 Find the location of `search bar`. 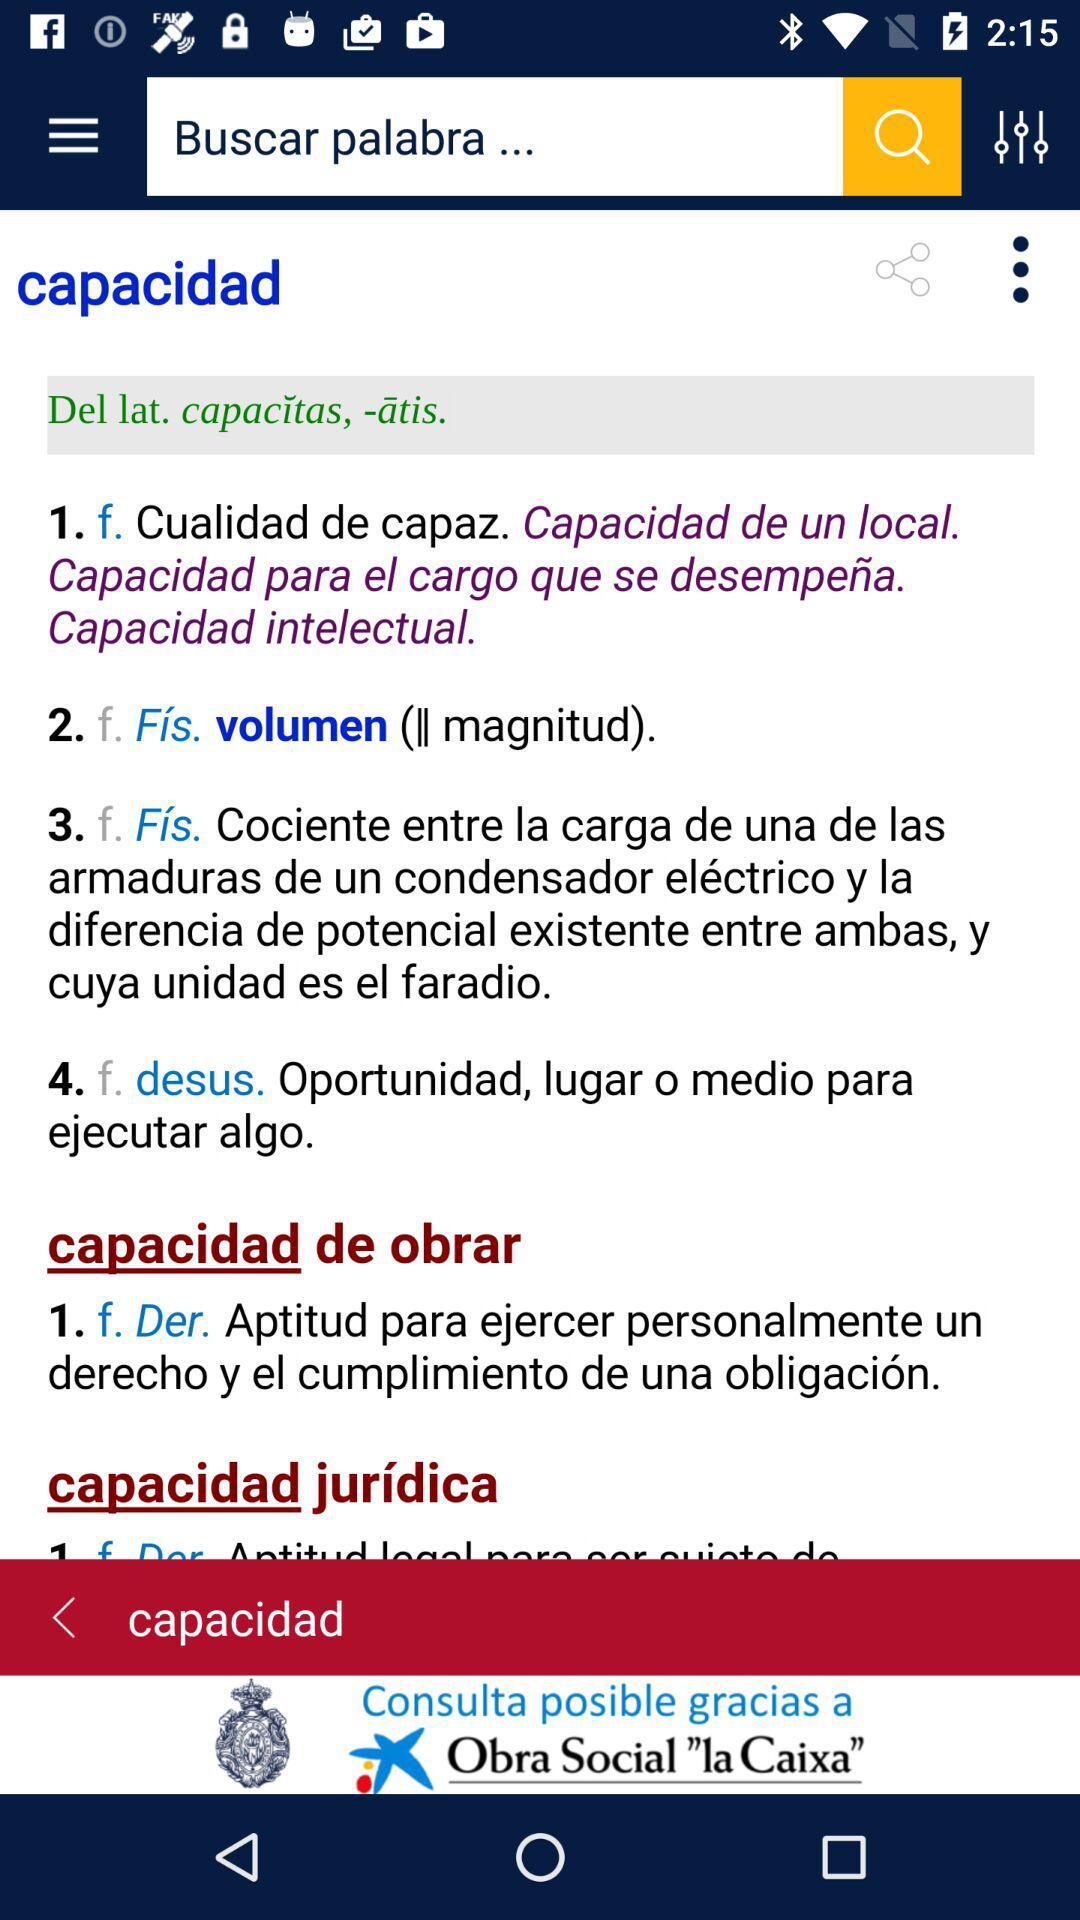

search bar is located at coordinates (494, 135).